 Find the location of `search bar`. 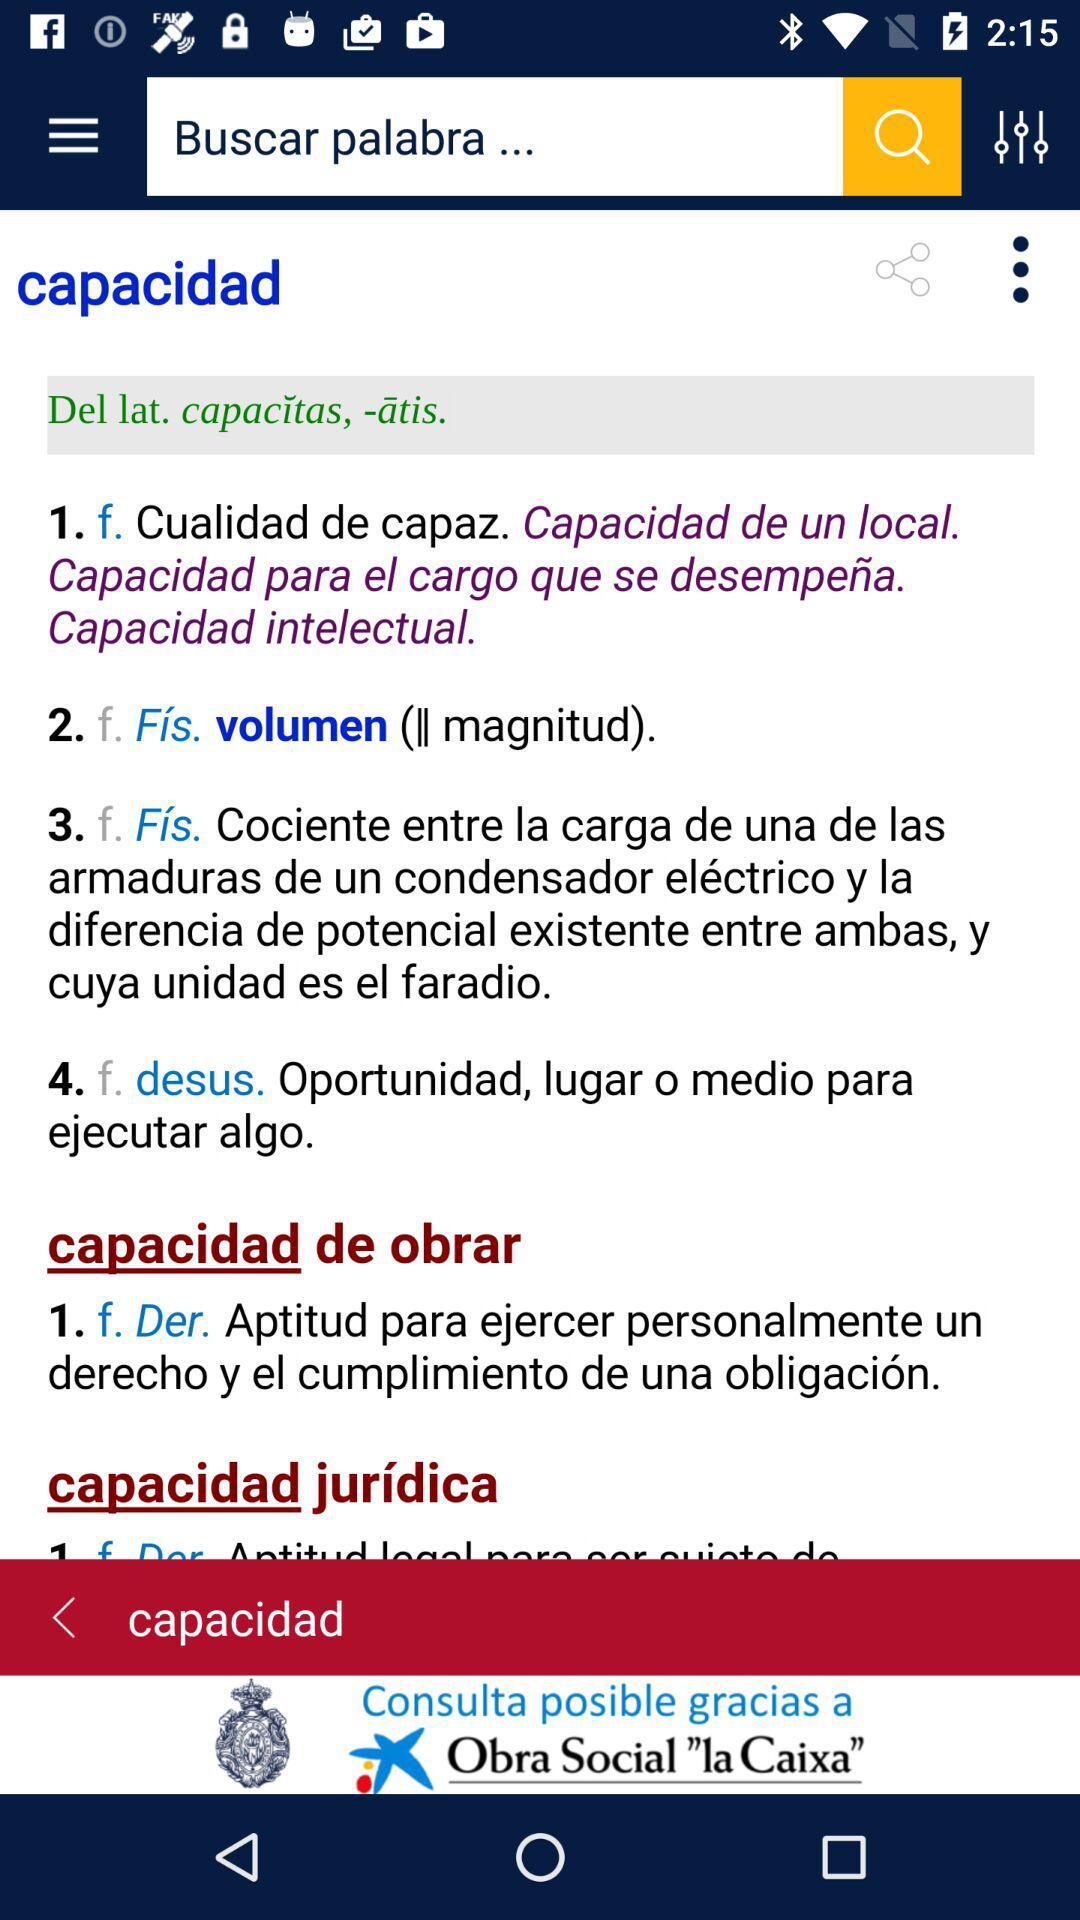

search bar is located at coordinates (494, 135).